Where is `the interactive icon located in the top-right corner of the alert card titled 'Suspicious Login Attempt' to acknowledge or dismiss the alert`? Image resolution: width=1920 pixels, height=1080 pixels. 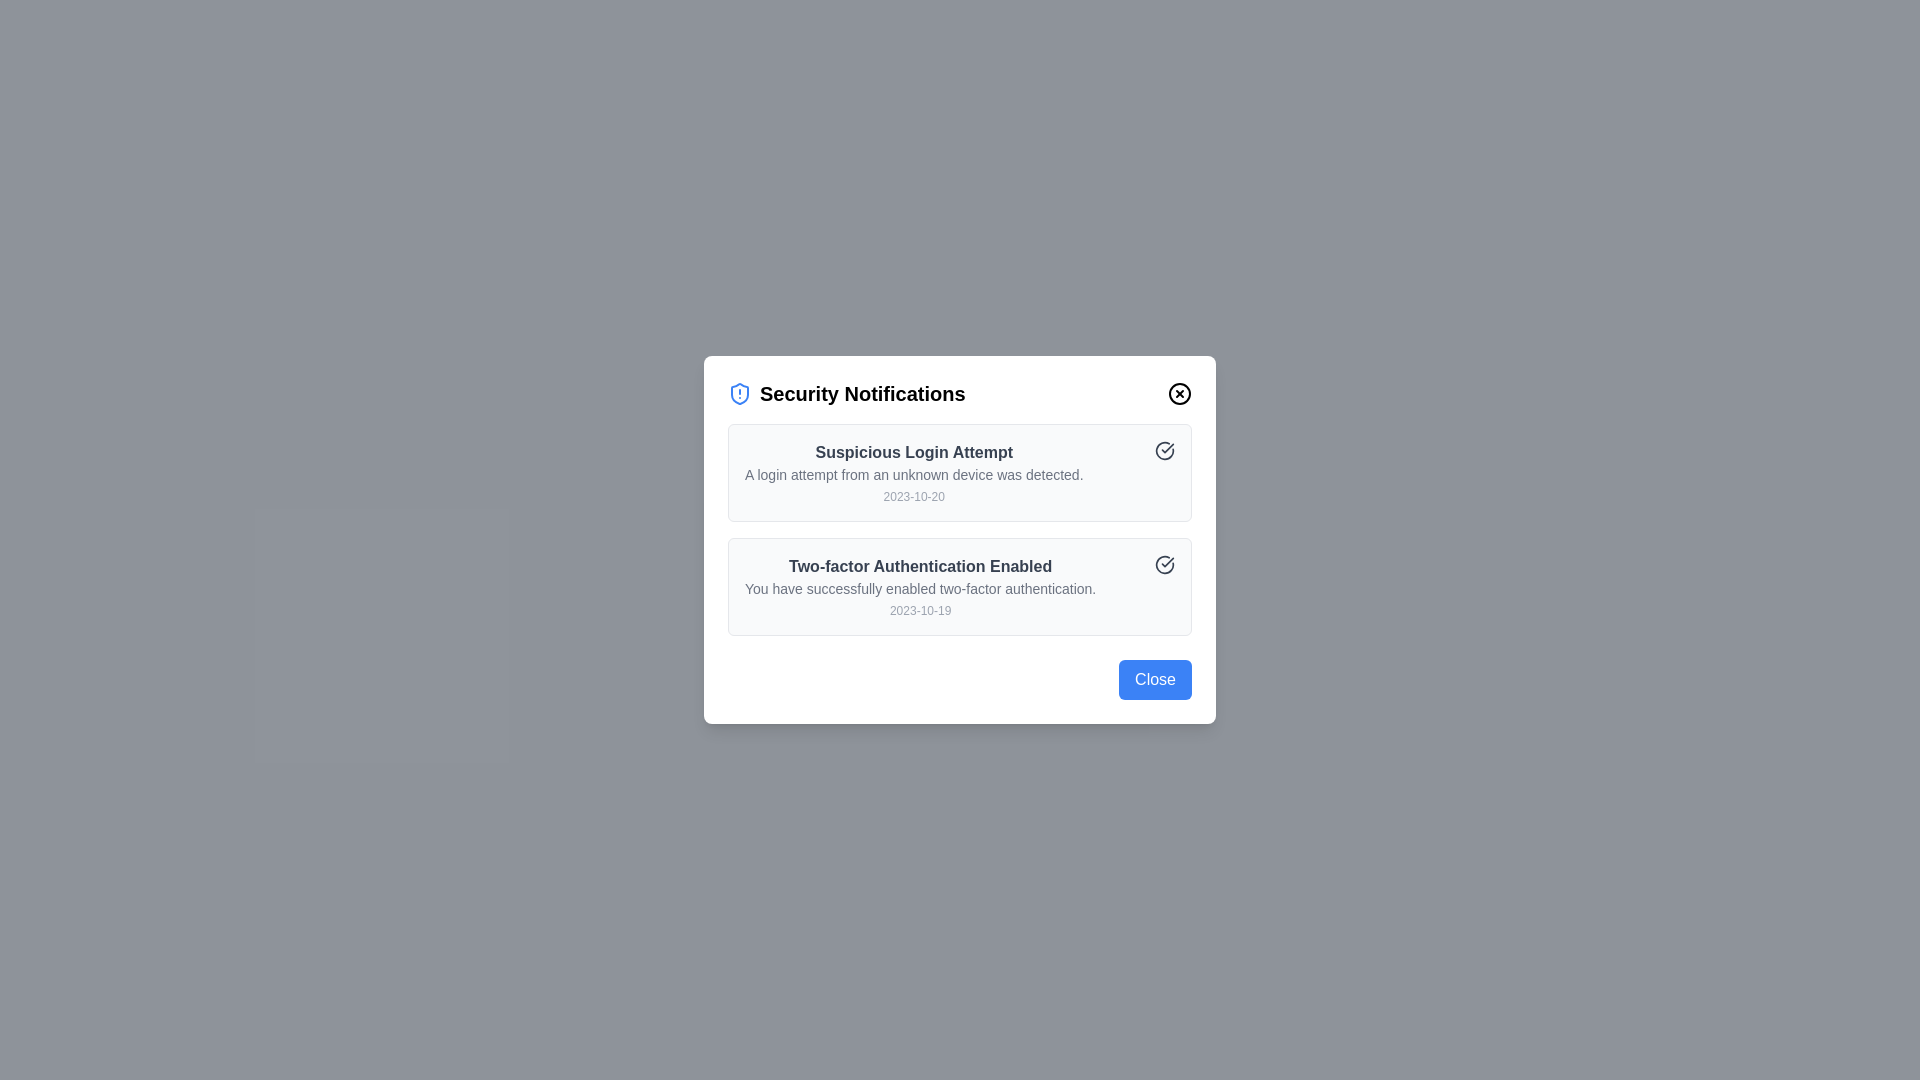
the interactive icon located in the top-right corner of the alert card titled 'Suspicious Login Attempt' to acknowledge or dismiss the alert is located at coordinates (1165, 451).